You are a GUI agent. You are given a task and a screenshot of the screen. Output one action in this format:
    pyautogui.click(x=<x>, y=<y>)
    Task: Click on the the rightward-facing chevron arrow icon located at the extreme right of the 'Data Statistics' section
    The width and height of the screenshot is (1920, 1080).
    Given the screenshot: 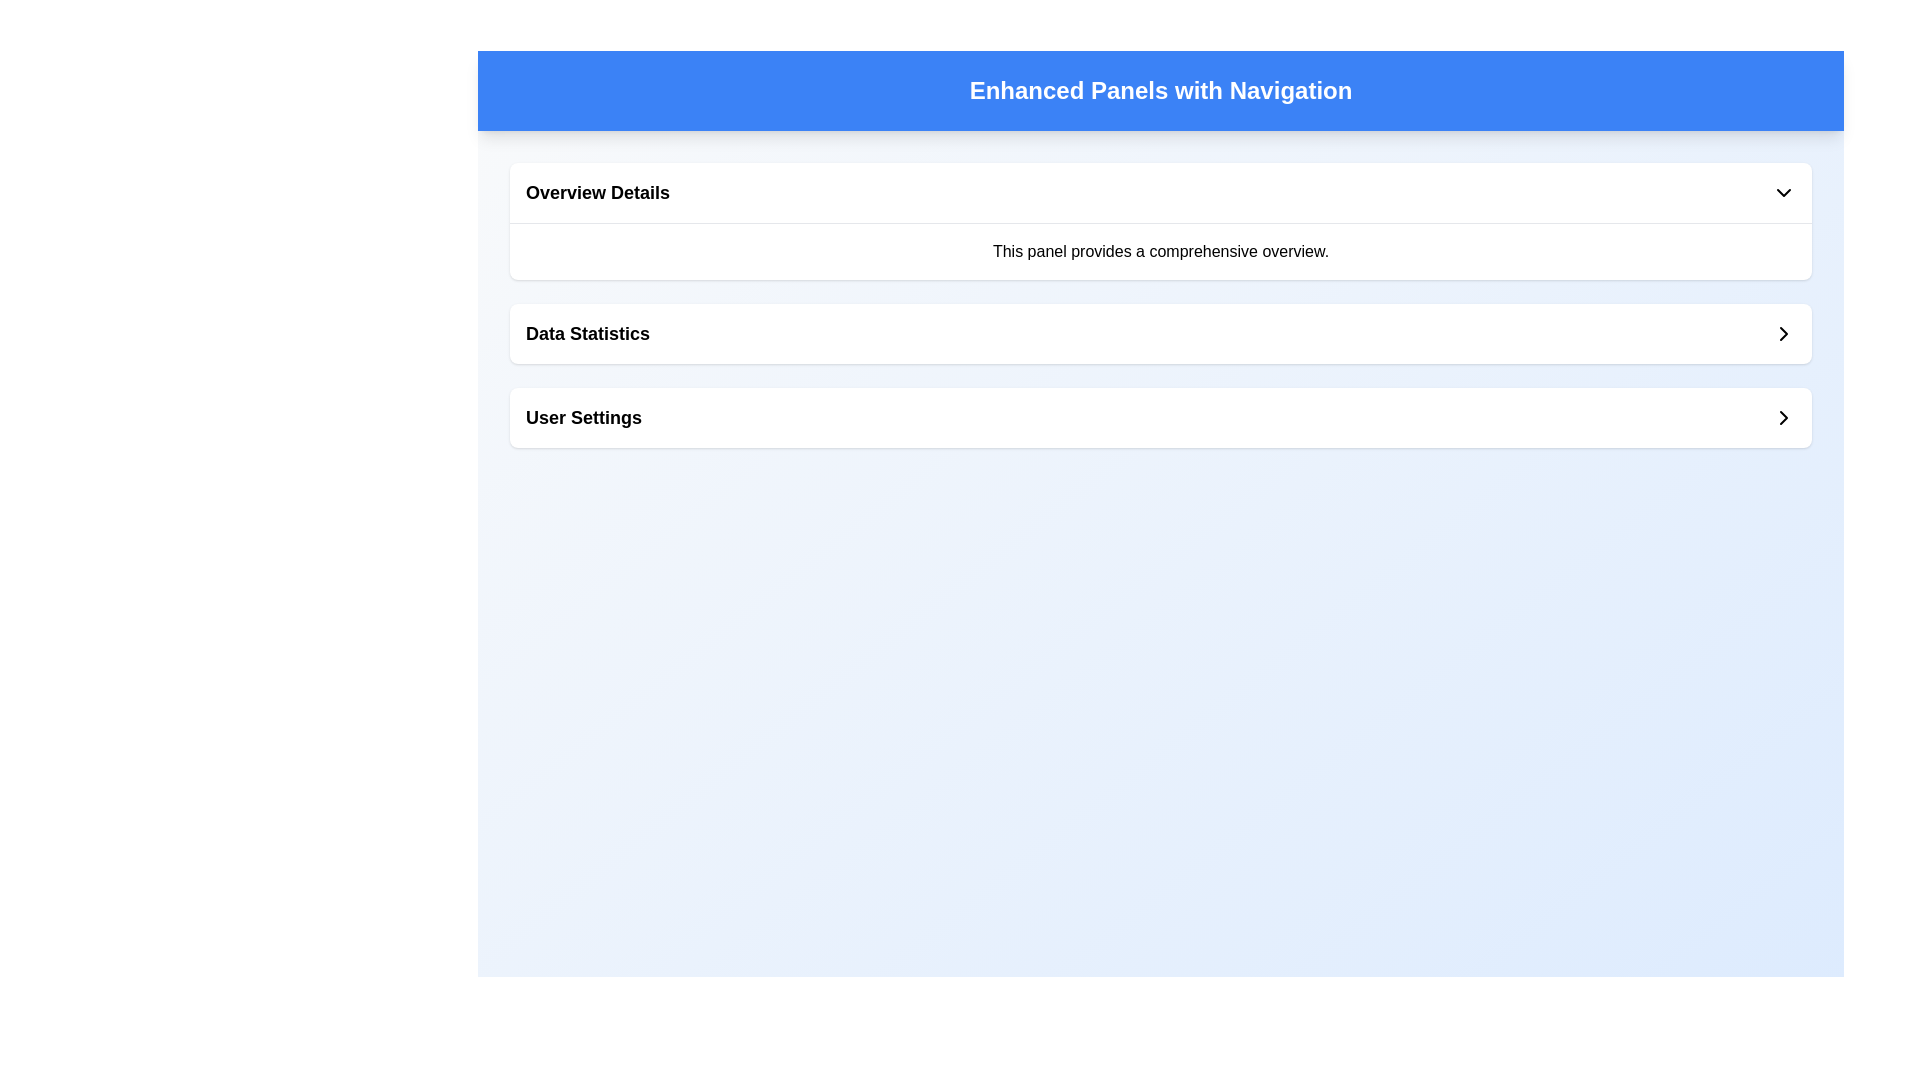 What is the action you would take?
    pyautogui.click(x=1784, y=333)
    